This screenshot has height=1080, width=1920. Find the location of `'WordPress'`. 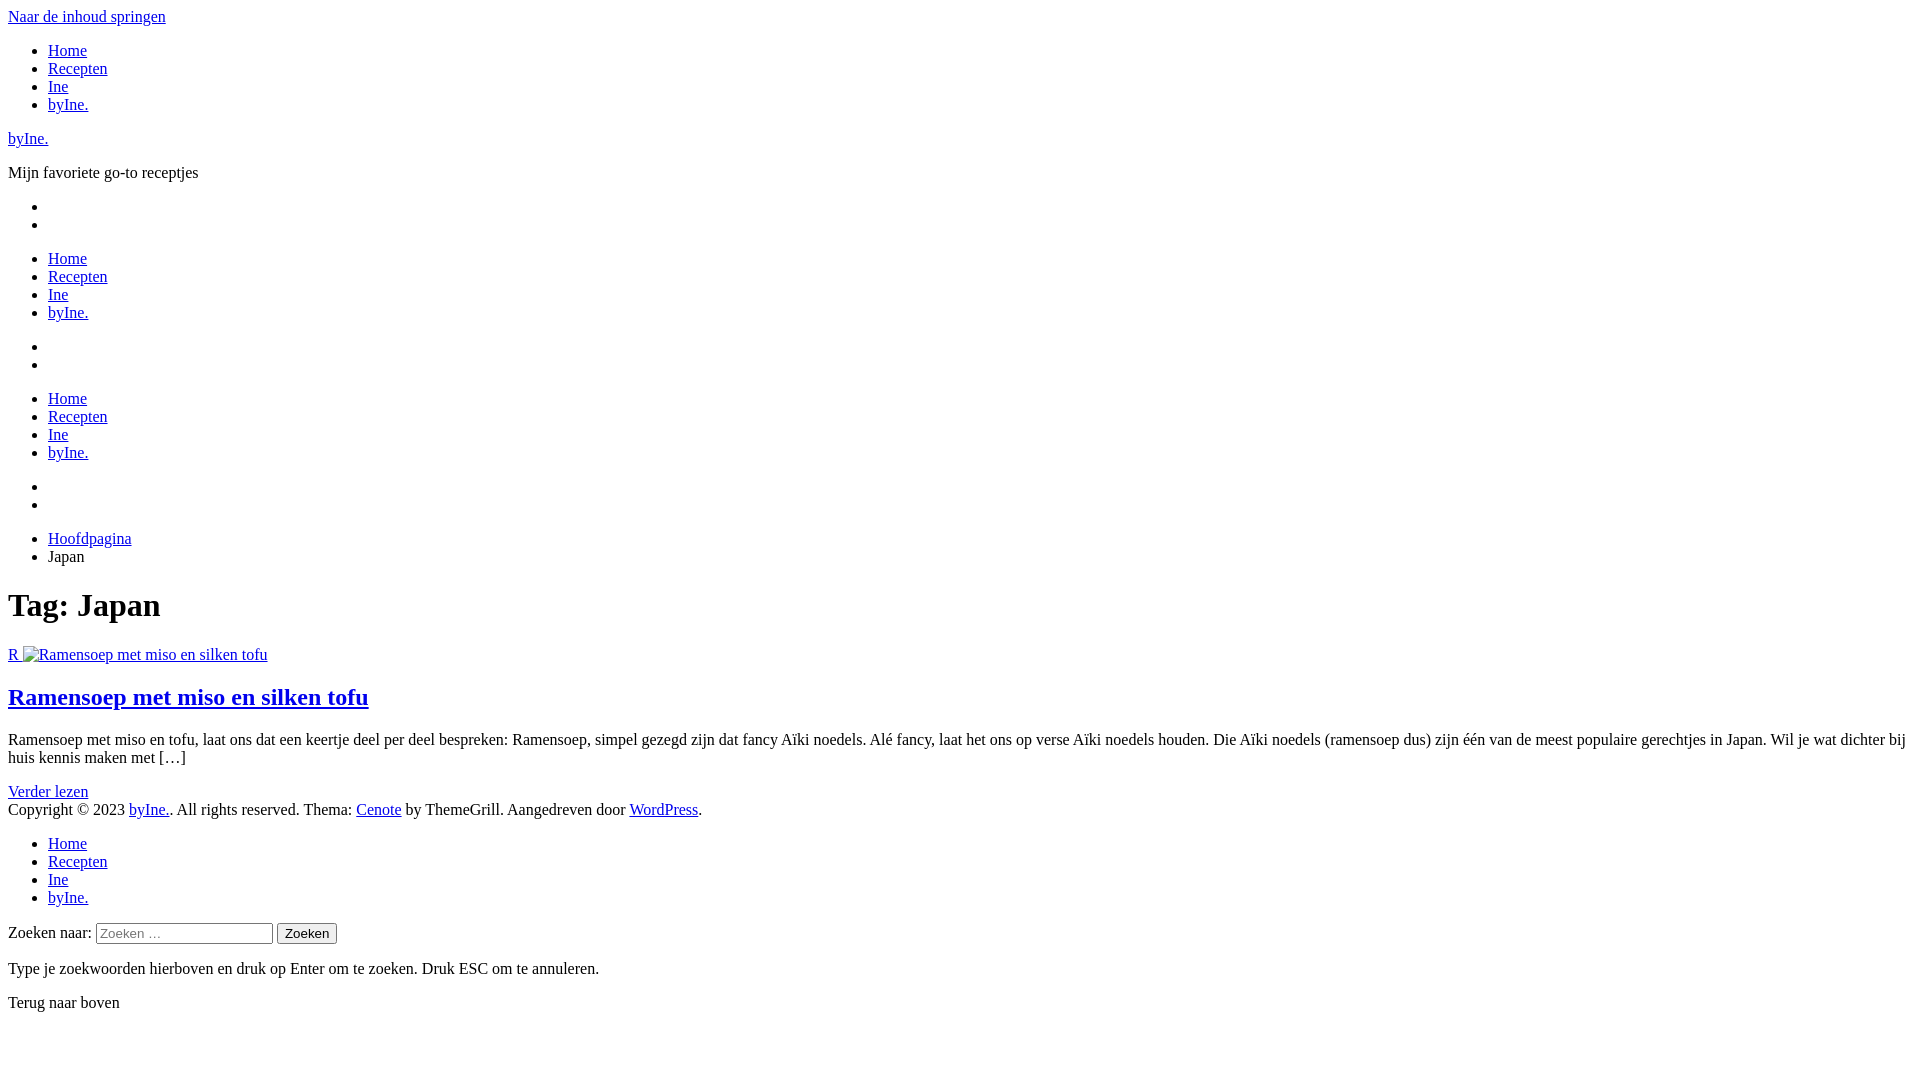

'WordPress' is located at coordinates (663, 808).